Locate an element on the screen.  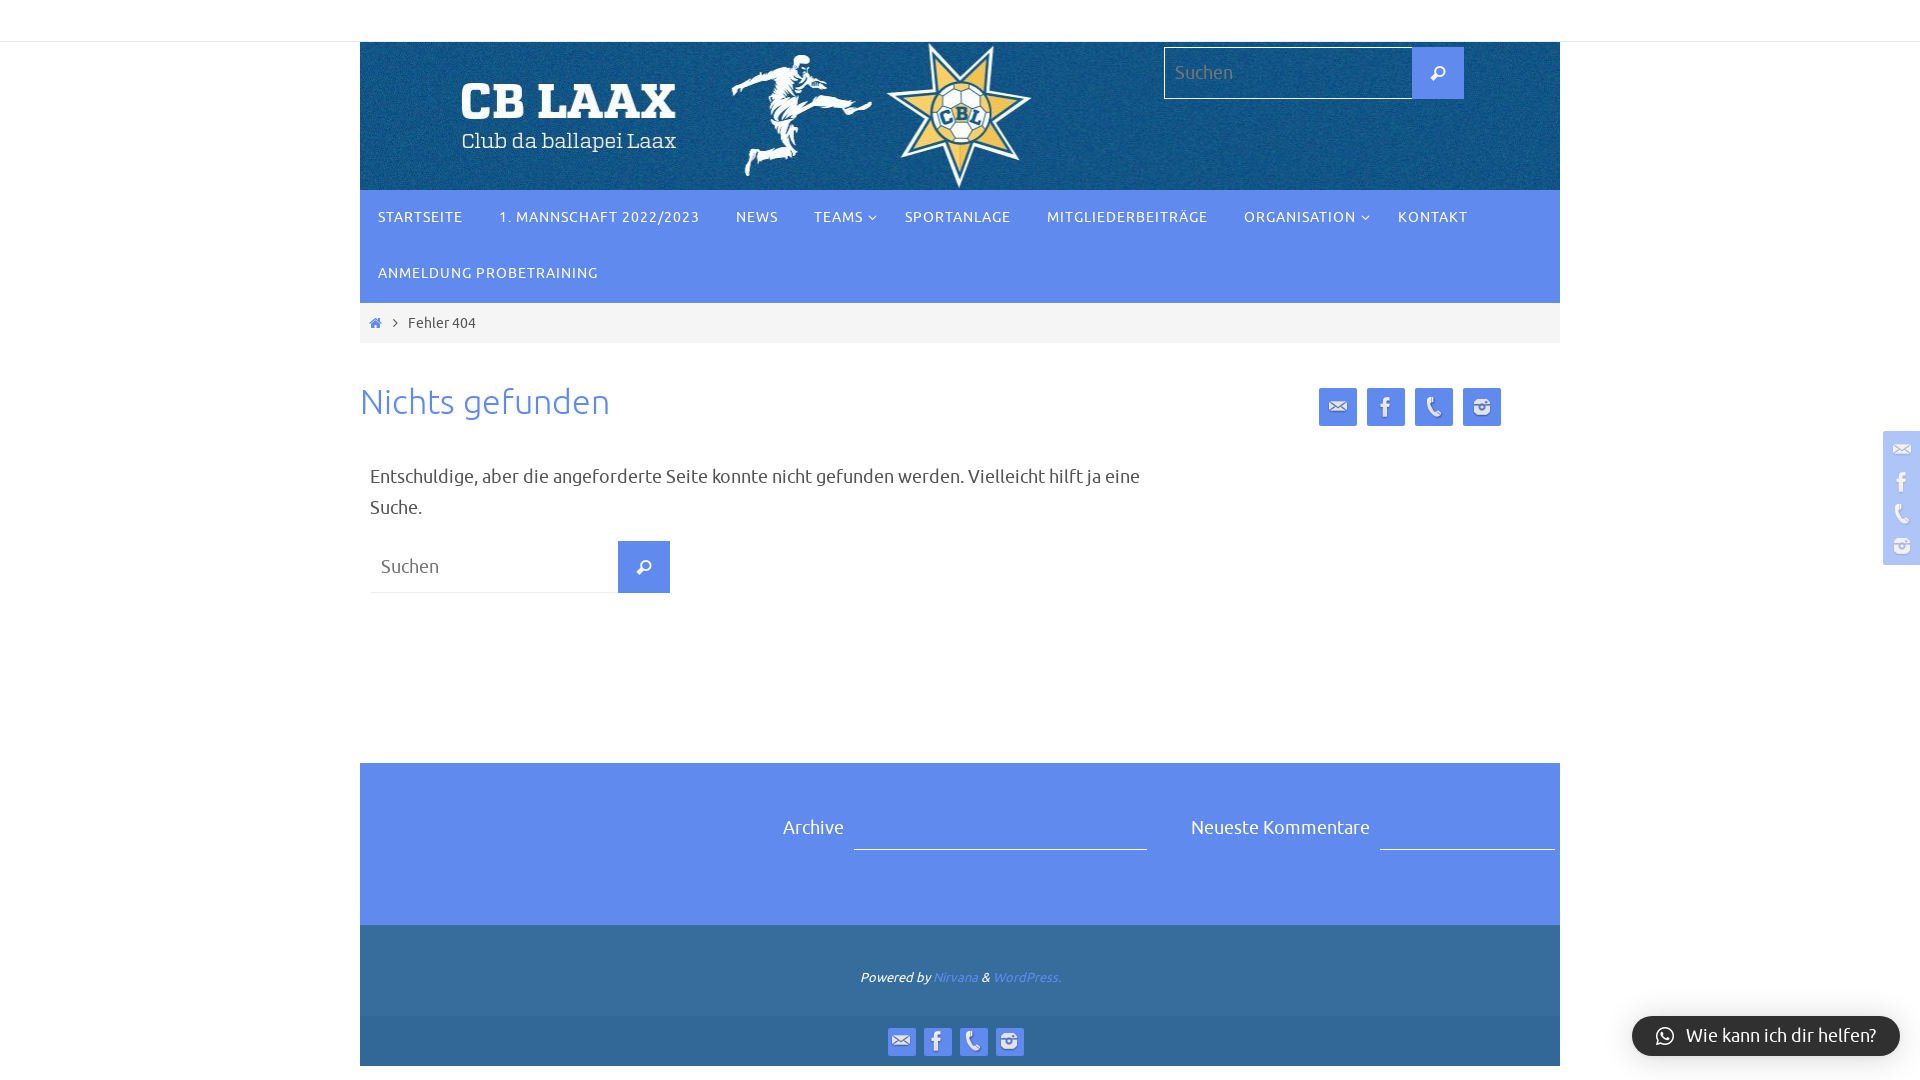
'WordPress.' is located at coordinates (1026, 976).